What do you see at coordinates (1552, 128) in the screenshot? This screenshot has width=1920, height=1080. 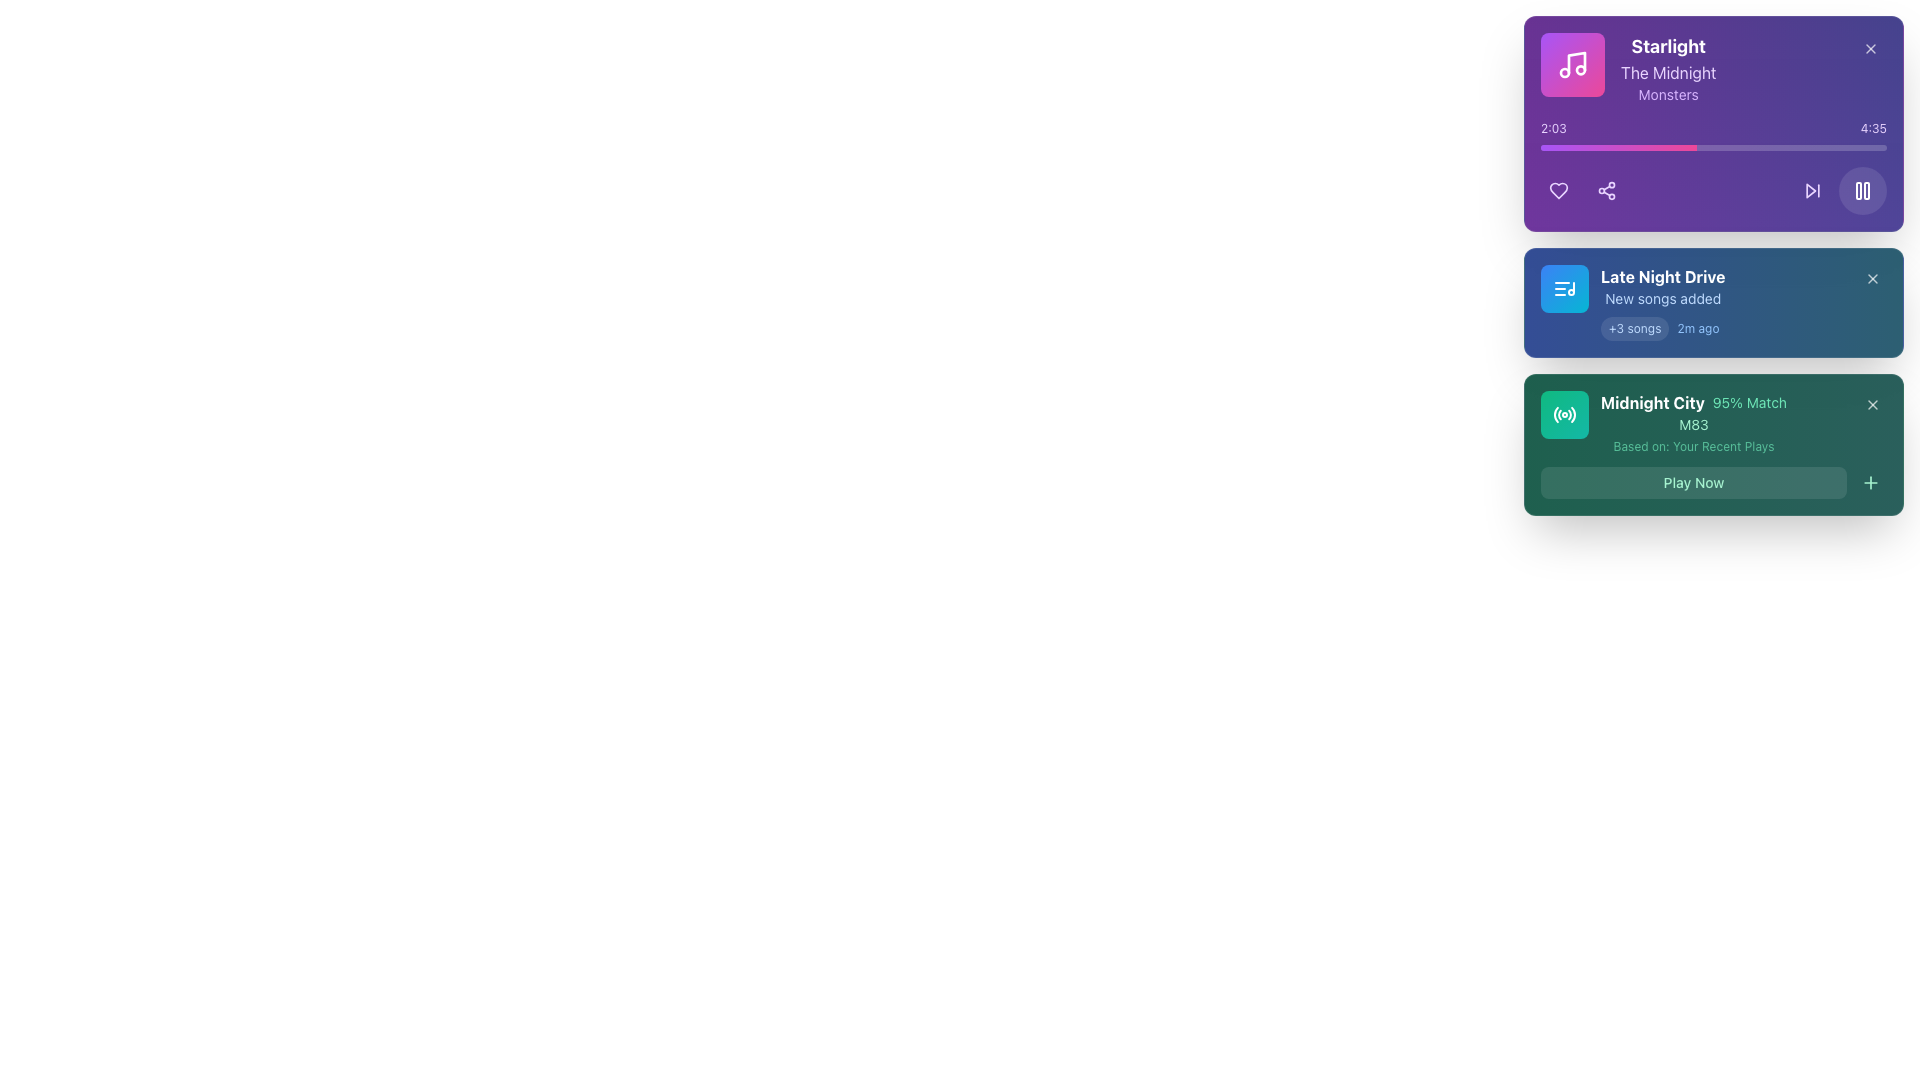 I see `current playback time displayed on the text label located at the top-left corner of the purple song playback card, near the progress bar` at bounding box center [1552, 128].